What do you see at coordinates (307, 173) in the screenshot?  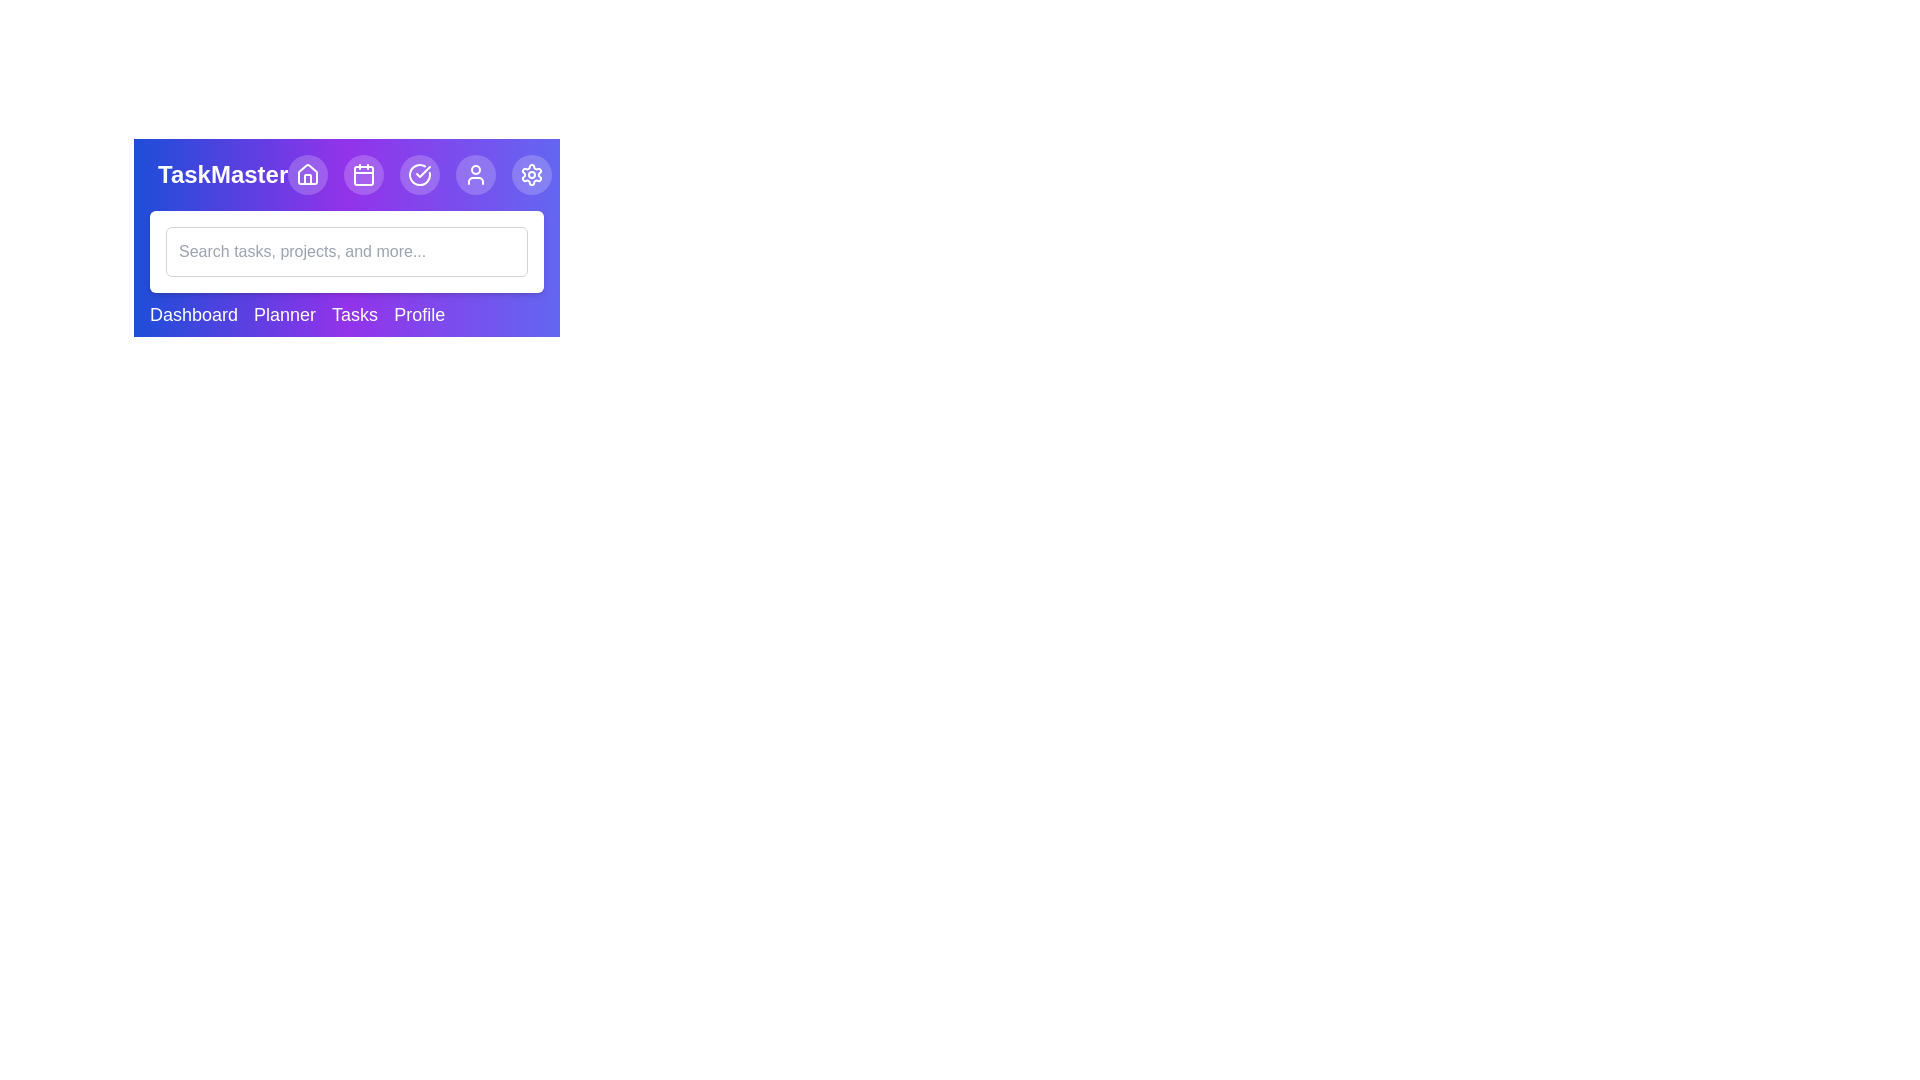 I see `the navigation icon corresponding to Home` at bounding box center [307, 173].